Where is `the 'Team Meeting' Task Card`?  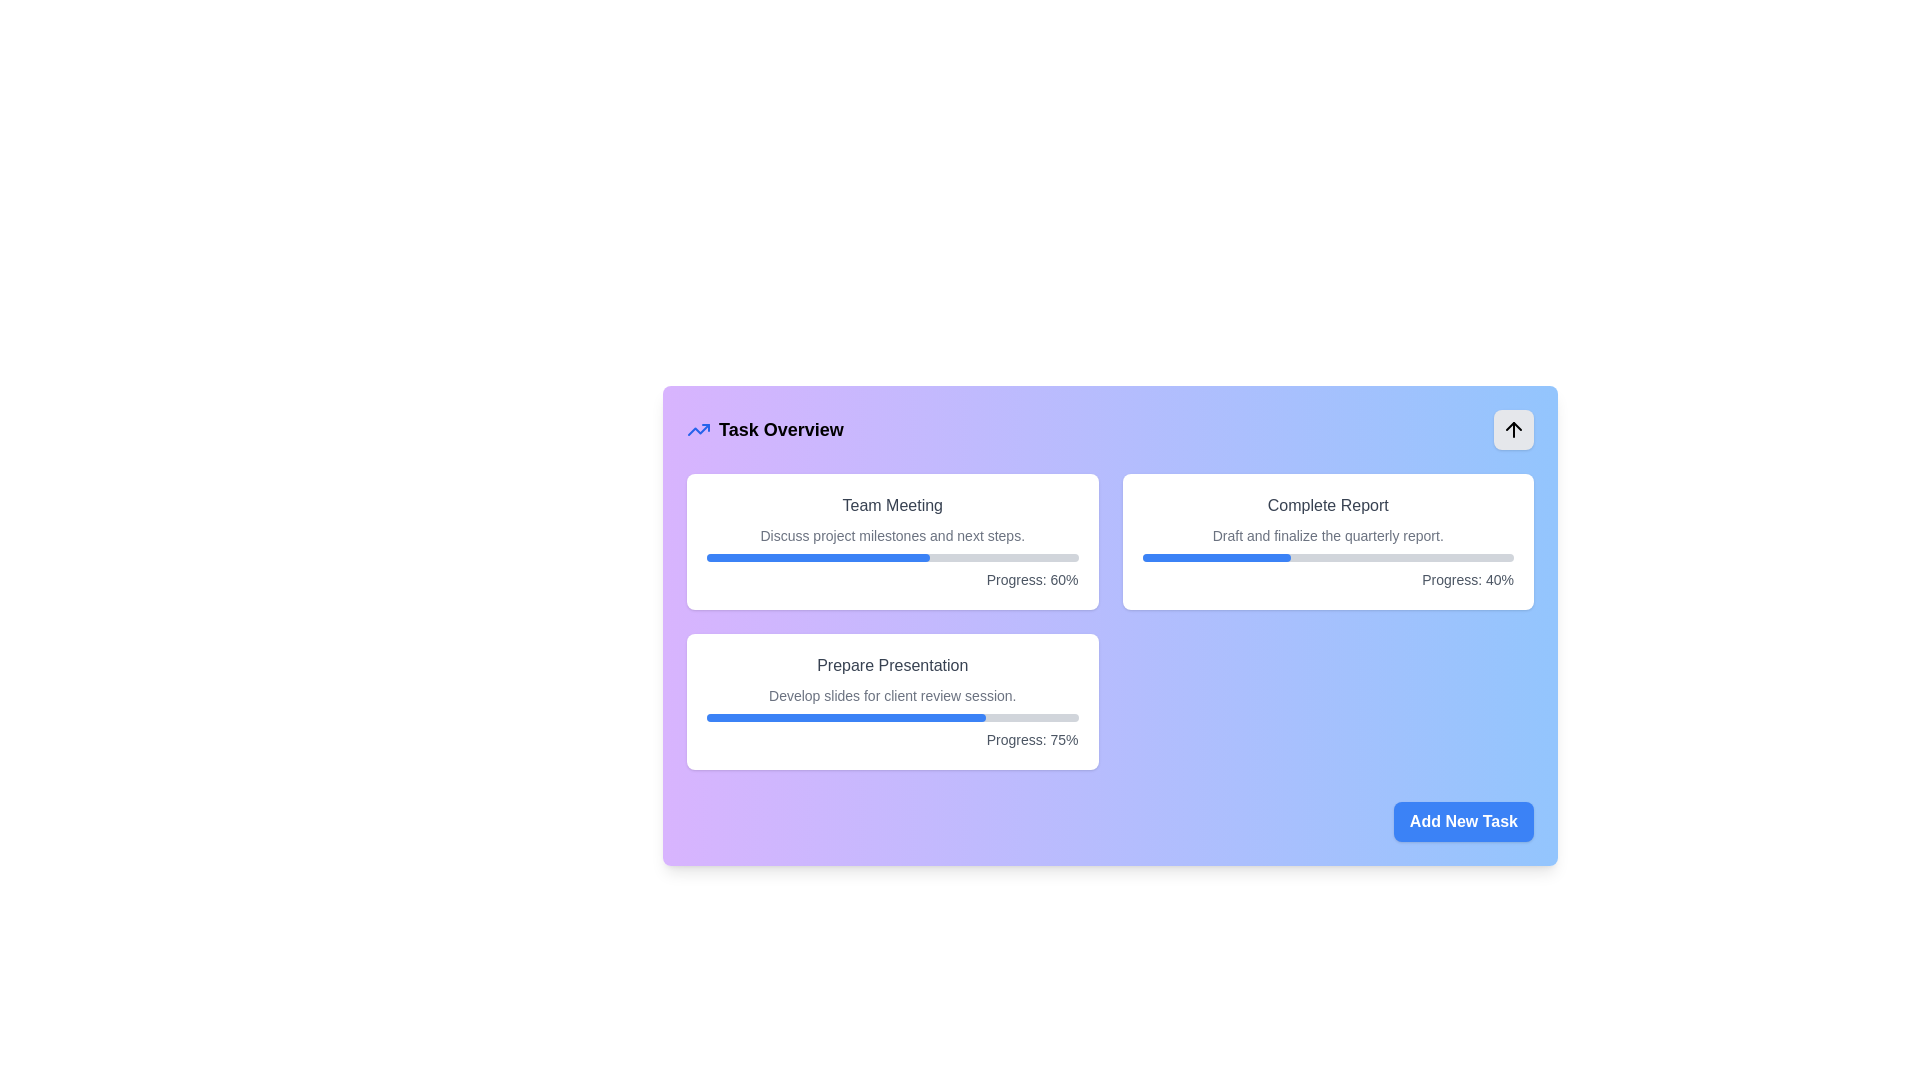 the 'Team Meeting' Task Card is located at coordinates (891, 542).